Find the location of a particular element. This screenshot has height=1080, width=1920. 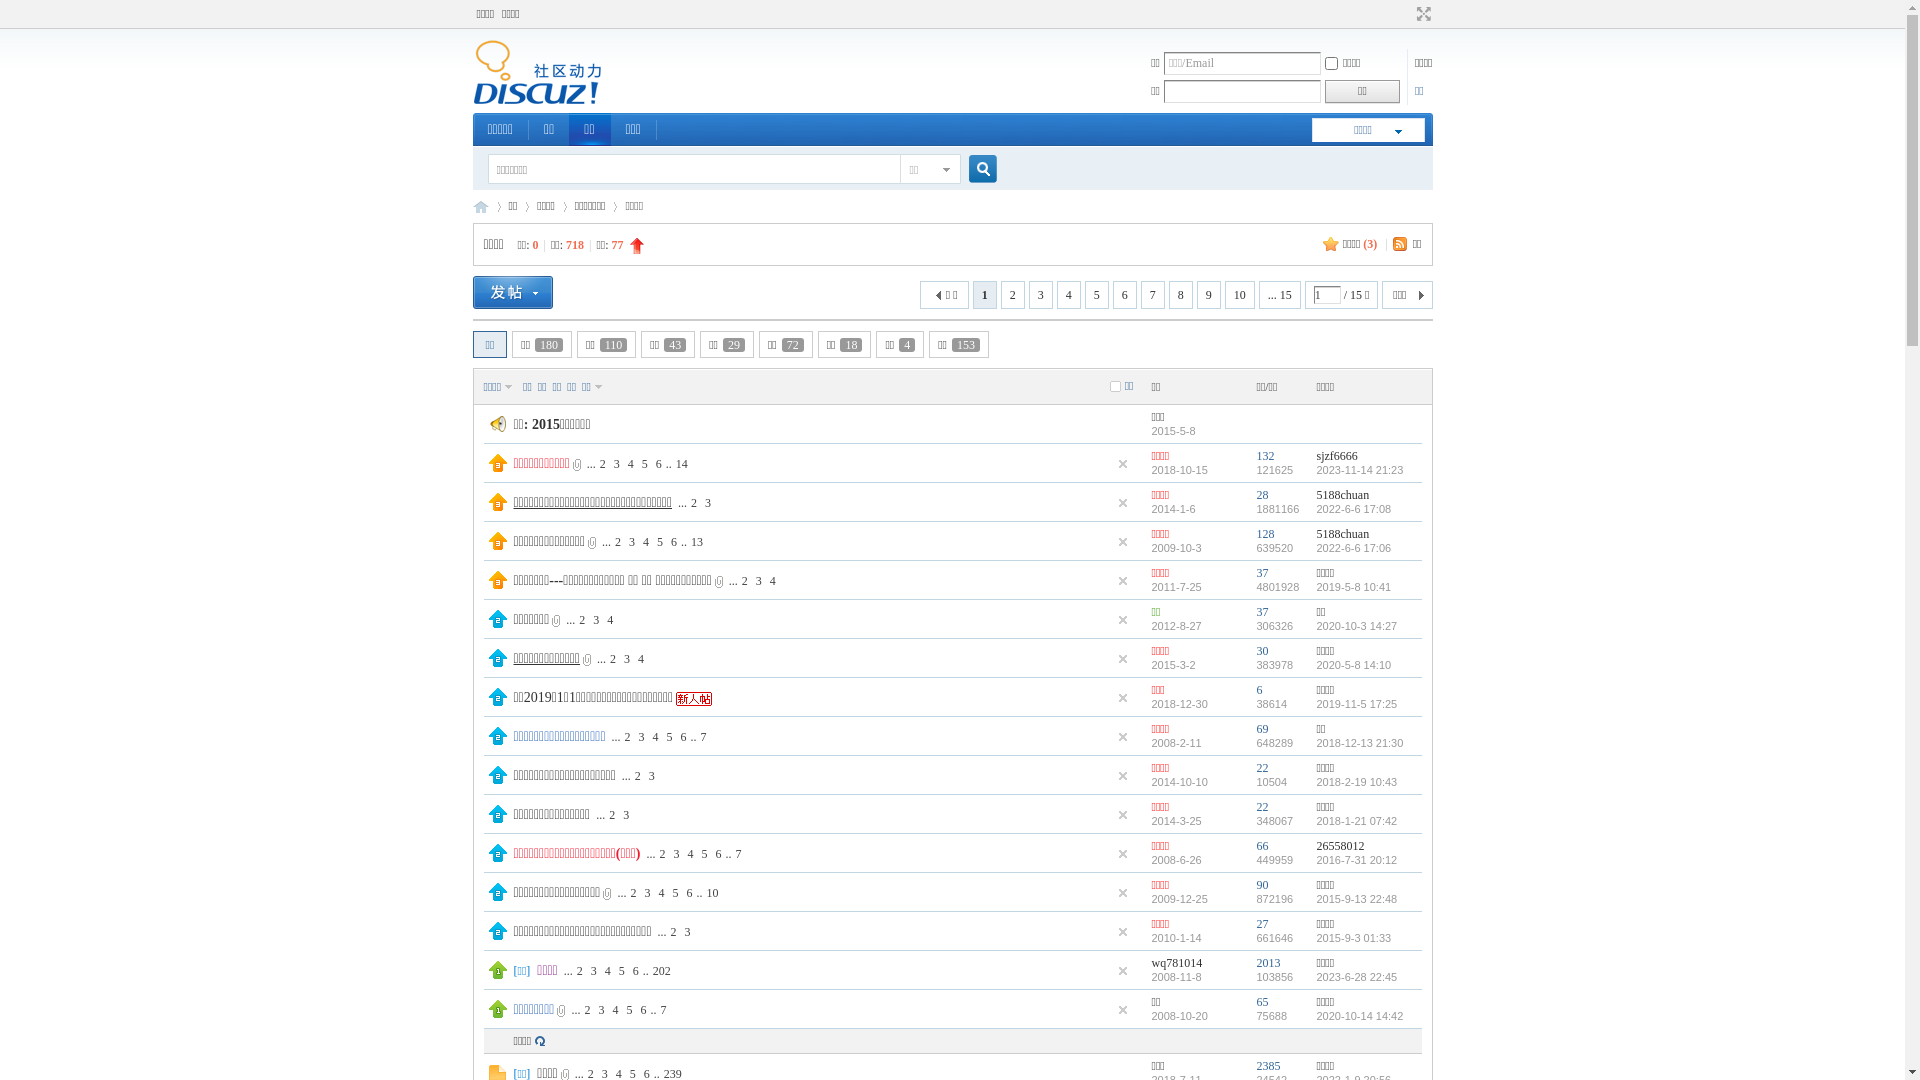

'2019-5-8 10:41' is located at coordinates (1315, 585).